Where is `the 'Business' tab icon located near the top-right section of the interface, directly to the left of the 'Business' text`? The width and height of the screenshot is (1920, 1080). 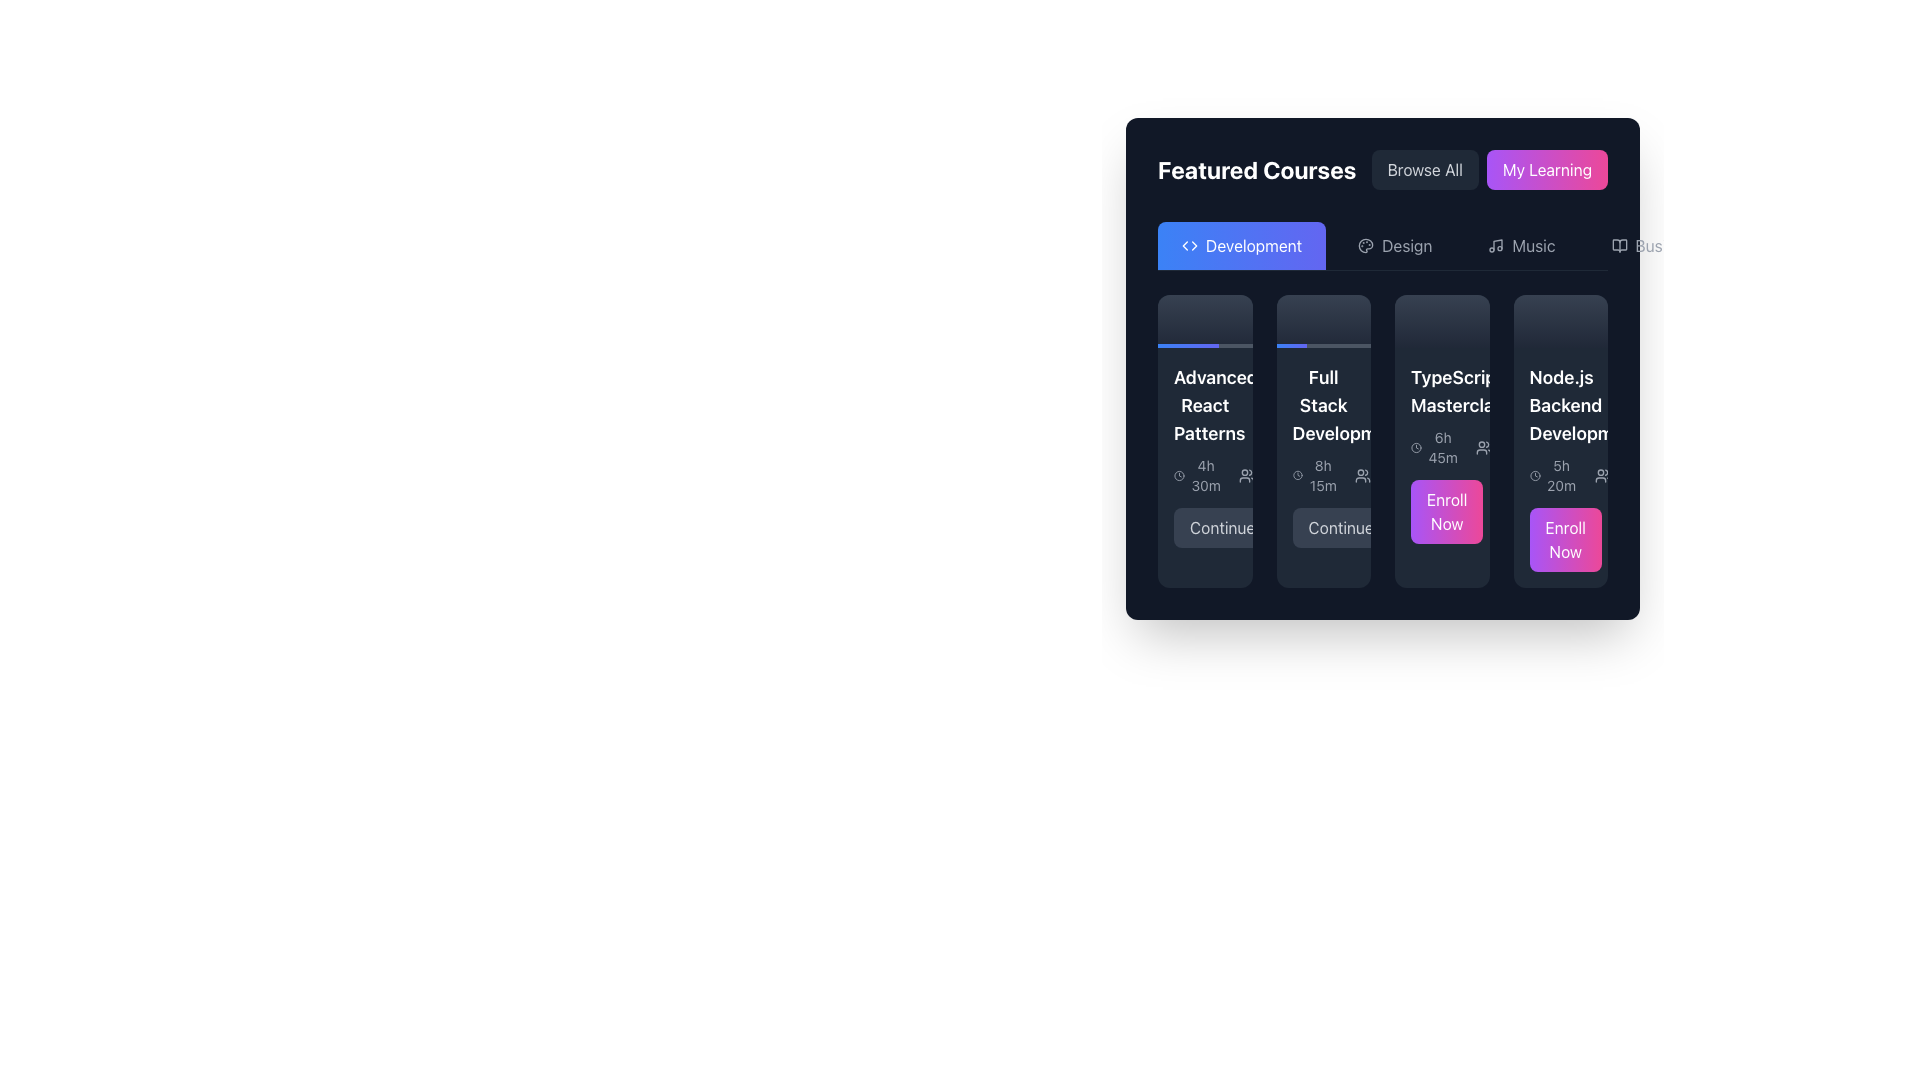 the 'Business' tab icon located near the top-right section of the interface, directly to the left of the 'Business' text is located at coordinates (1619, 245).